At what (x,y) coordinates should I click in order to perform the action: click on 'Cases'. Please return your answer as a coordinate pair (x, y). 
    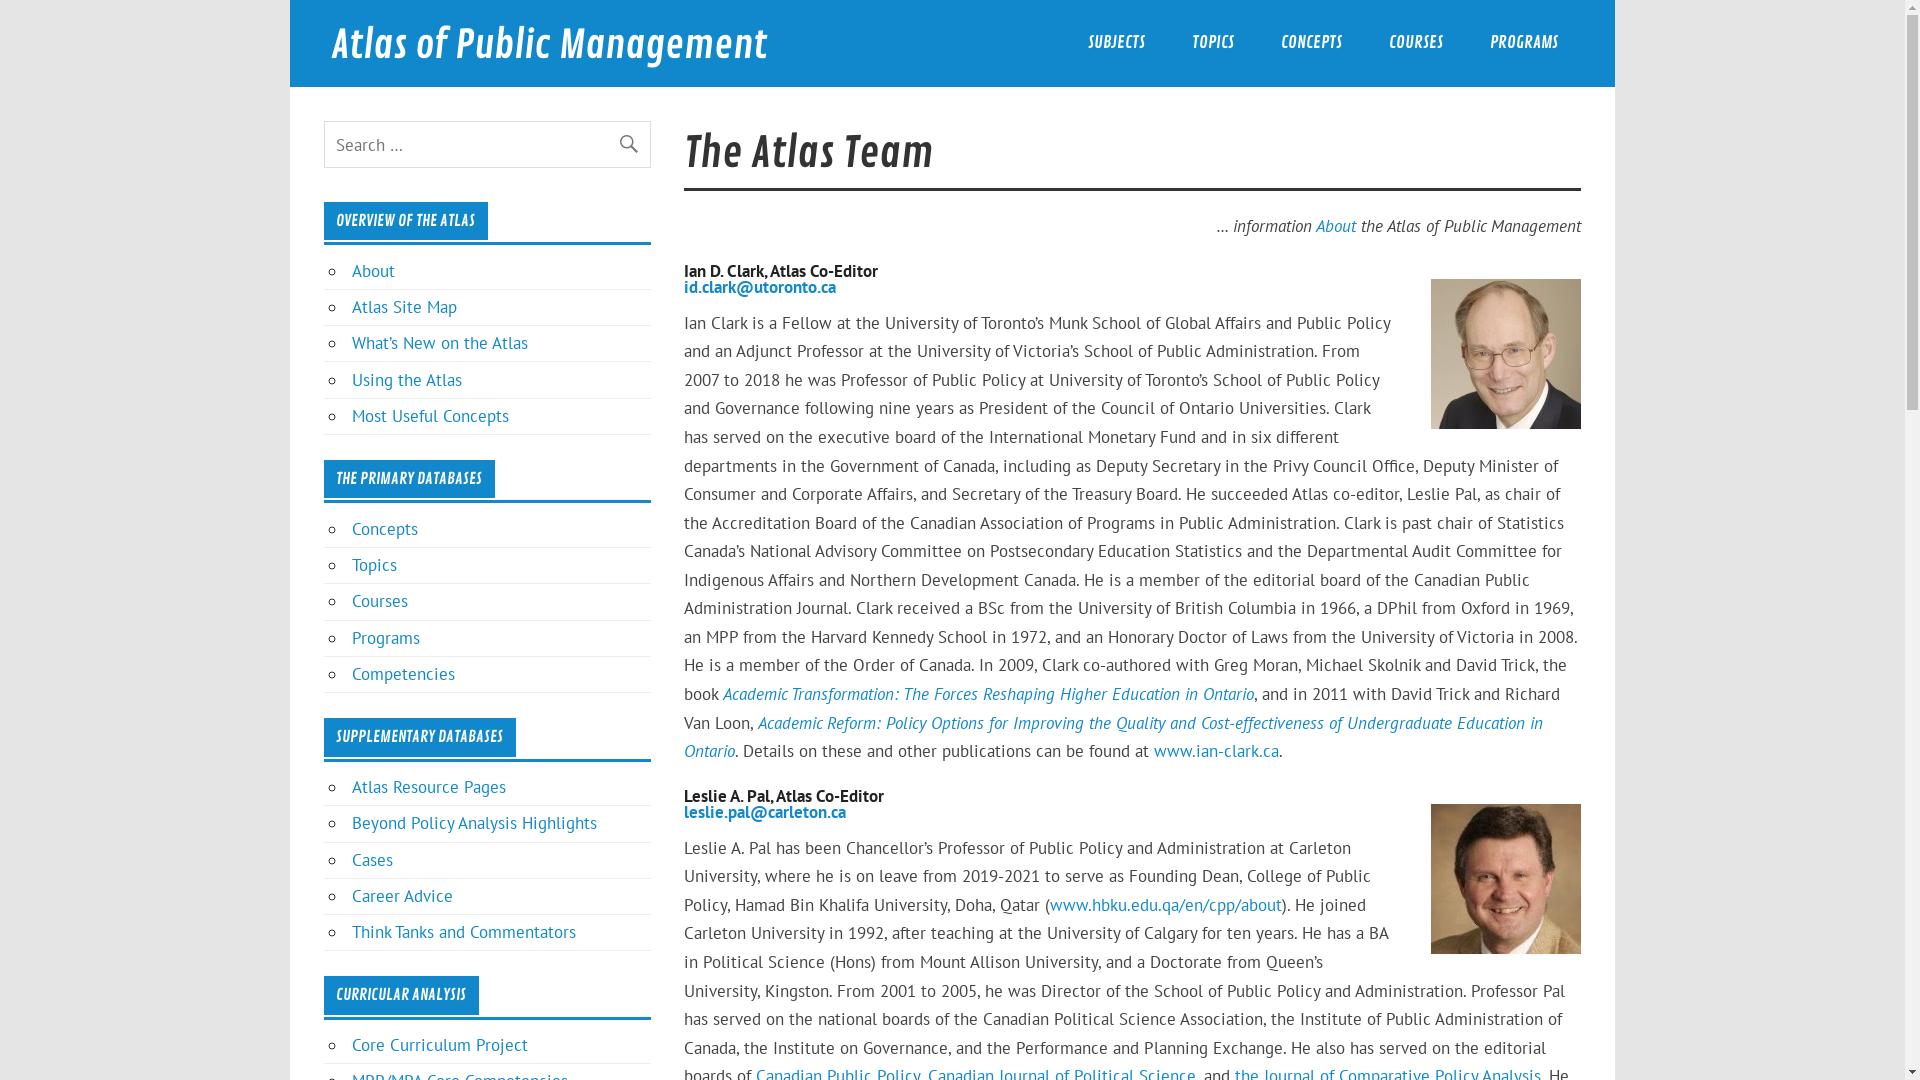
    Looking at the image, I should click on (372, 859).